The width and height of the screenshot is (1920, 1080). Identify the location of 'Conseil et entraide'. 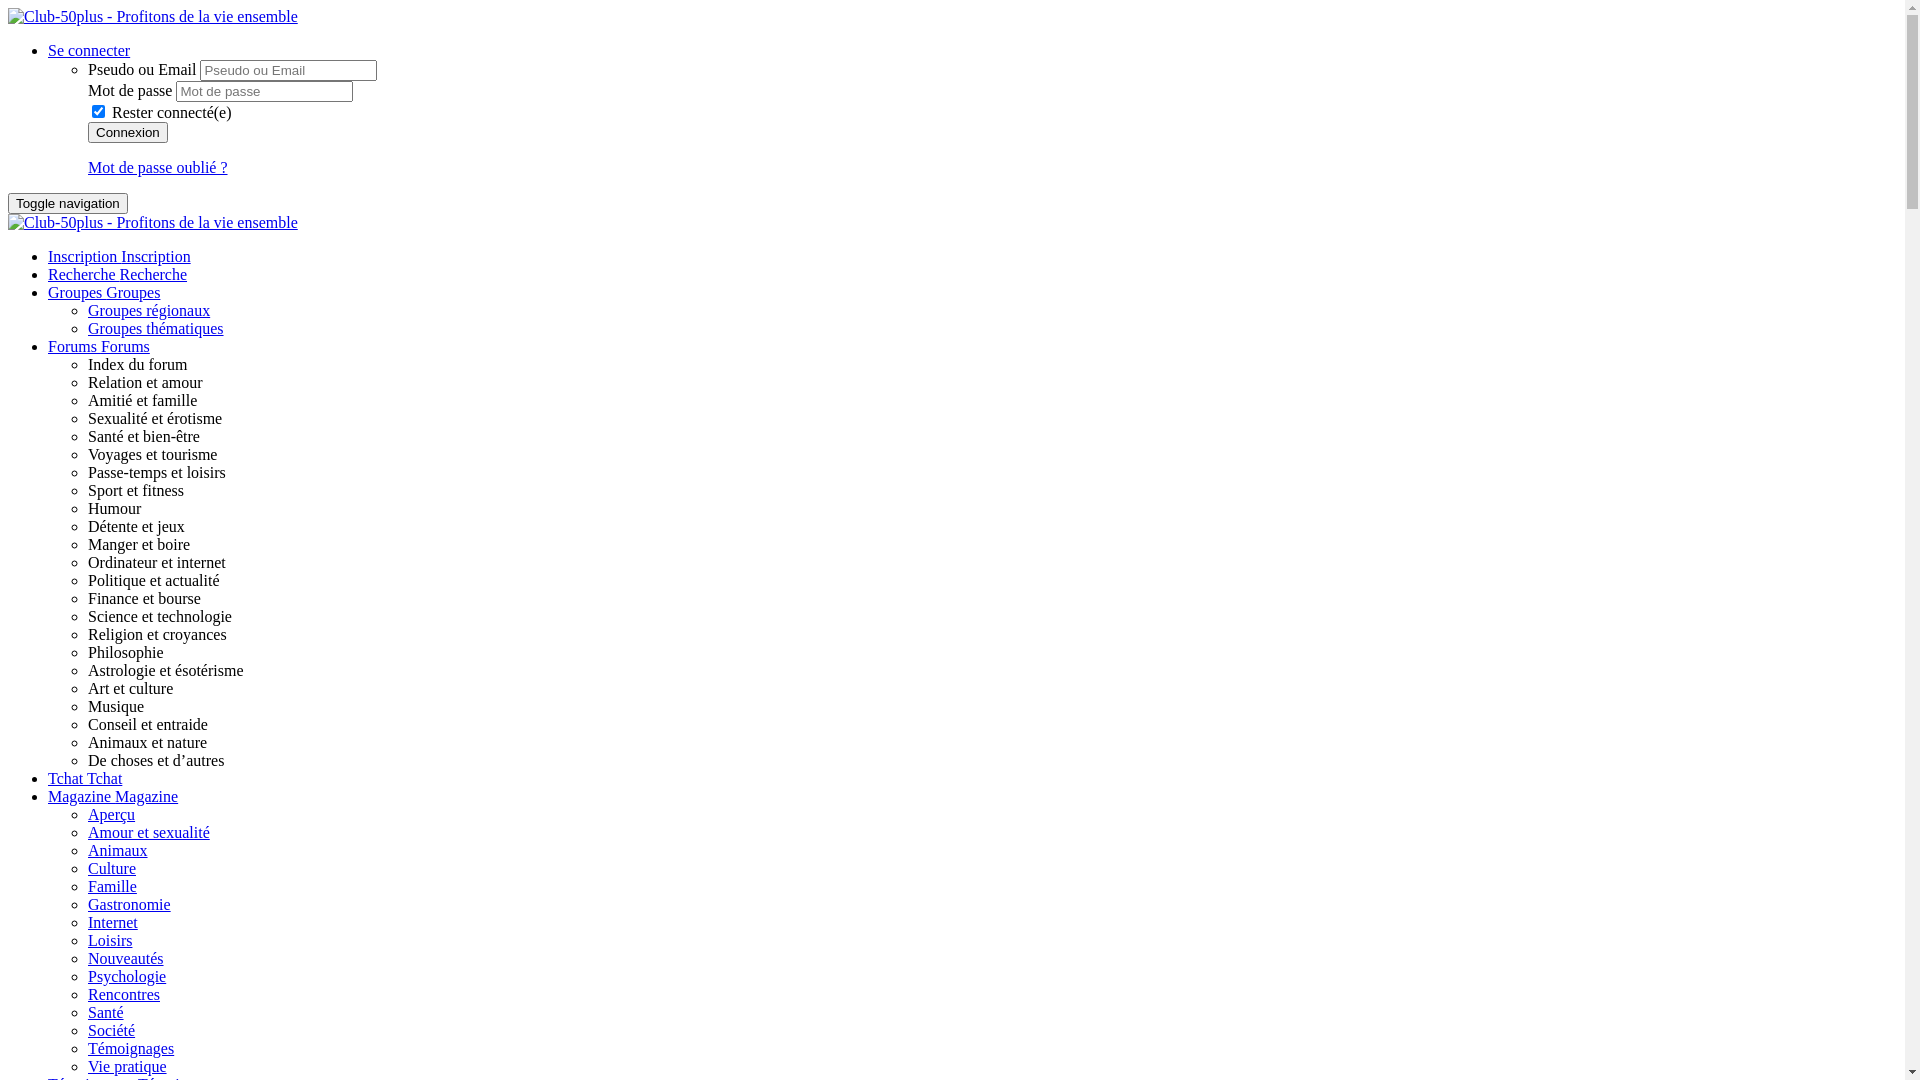
(147, 724).